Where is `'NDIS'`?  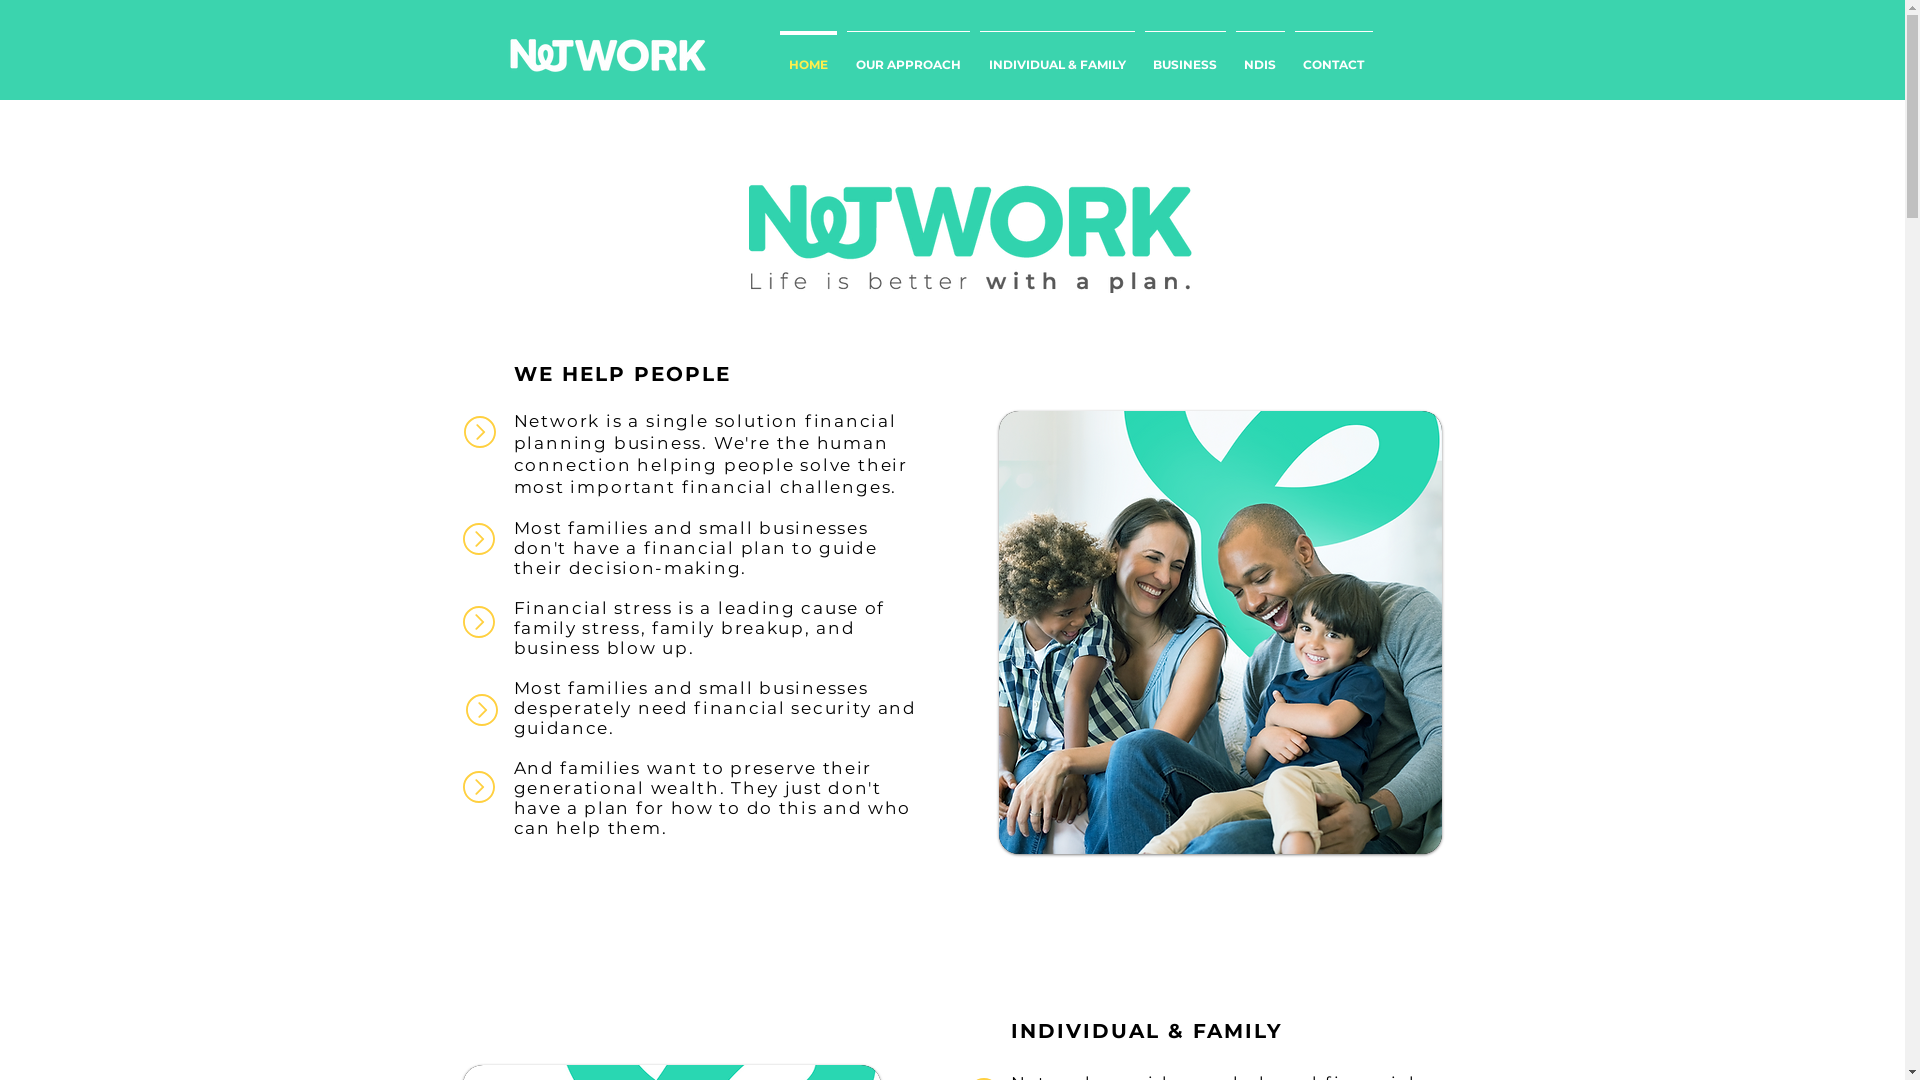
'NDIS' is located at coordinates (1258, 55).